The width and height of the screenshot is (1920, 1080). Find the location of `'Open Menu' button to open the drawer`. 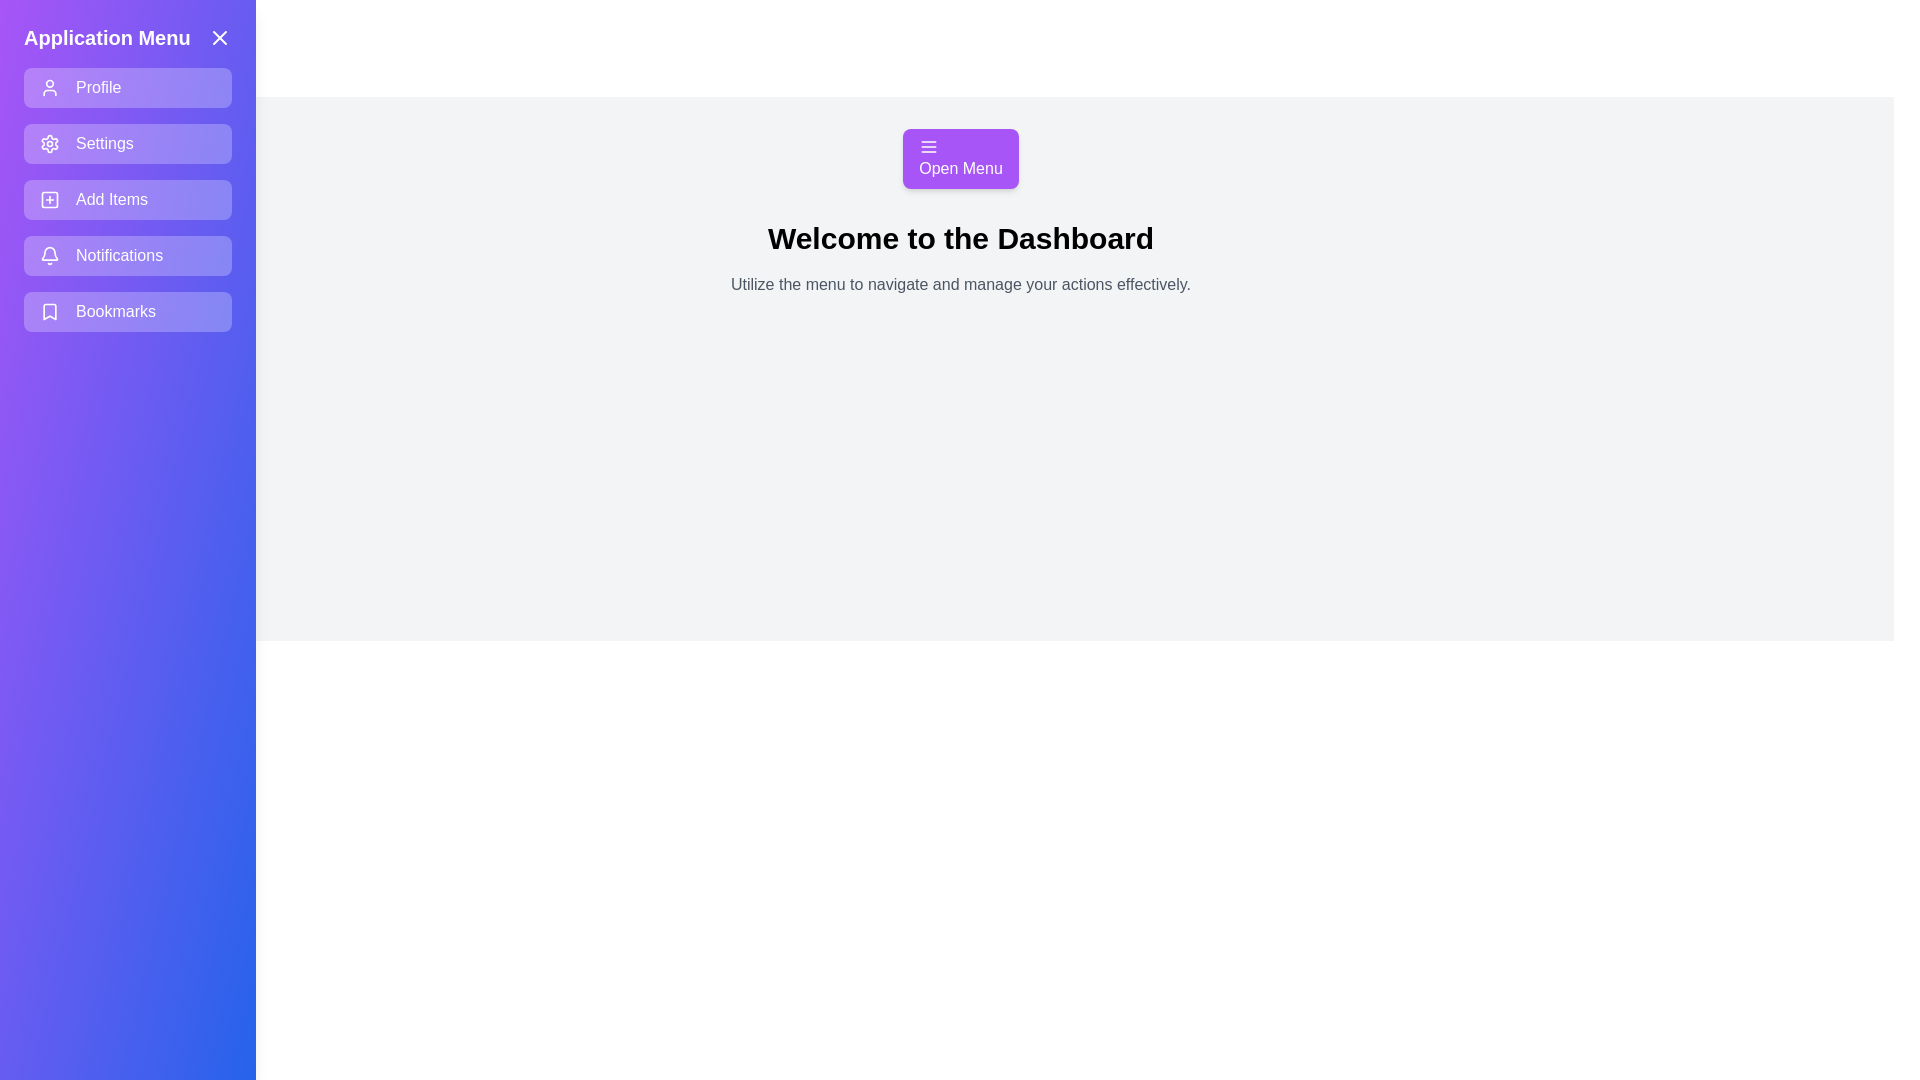

'Open Menu' button to open the drawer is located at coordinates (960, 157).